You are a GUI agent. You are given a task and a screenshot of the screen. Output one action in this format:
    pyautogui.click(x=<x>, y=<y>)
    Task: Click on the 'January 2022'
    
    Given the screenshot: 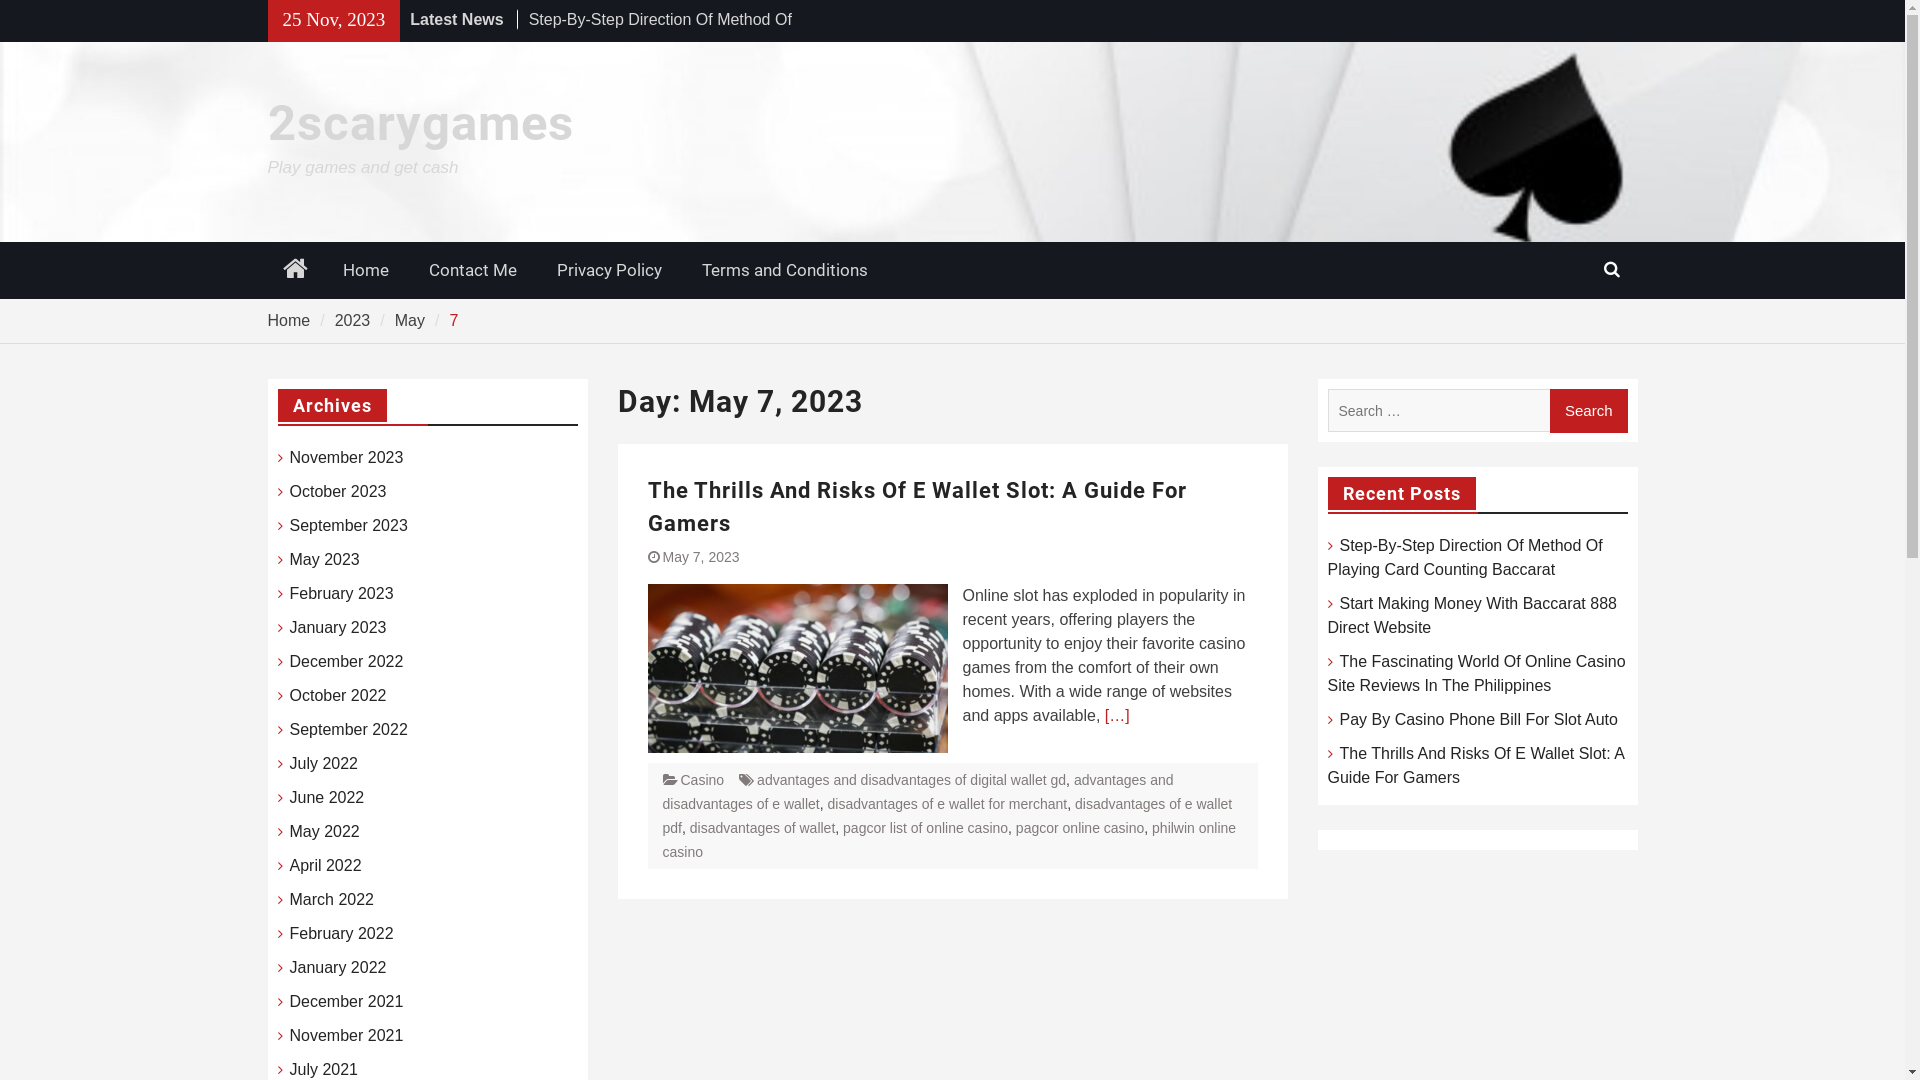 What is the action you would take?
    pyautogui.click(x=338, y=967)
    